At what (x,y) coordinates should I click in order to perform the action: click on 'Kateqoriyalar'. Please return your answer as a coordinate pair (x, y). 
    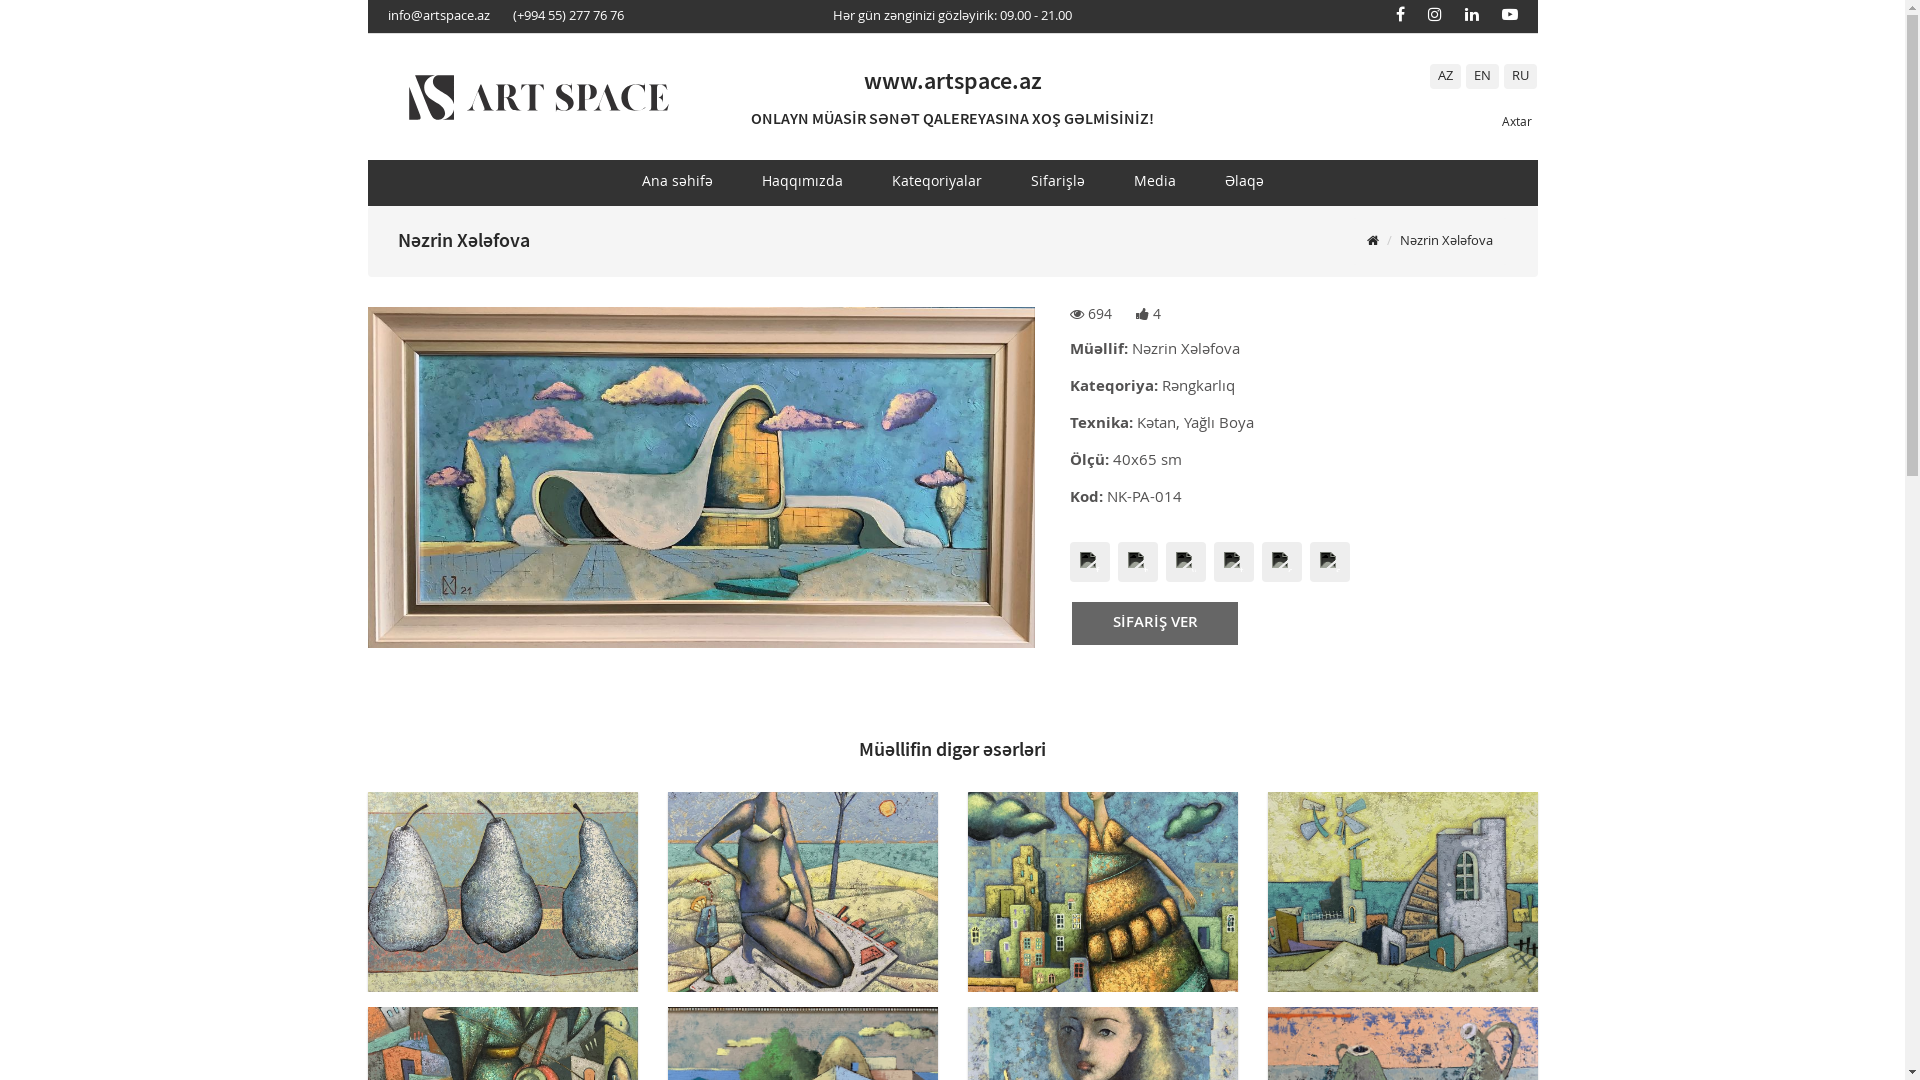
    Looking at the image, I should click on (935, 181).